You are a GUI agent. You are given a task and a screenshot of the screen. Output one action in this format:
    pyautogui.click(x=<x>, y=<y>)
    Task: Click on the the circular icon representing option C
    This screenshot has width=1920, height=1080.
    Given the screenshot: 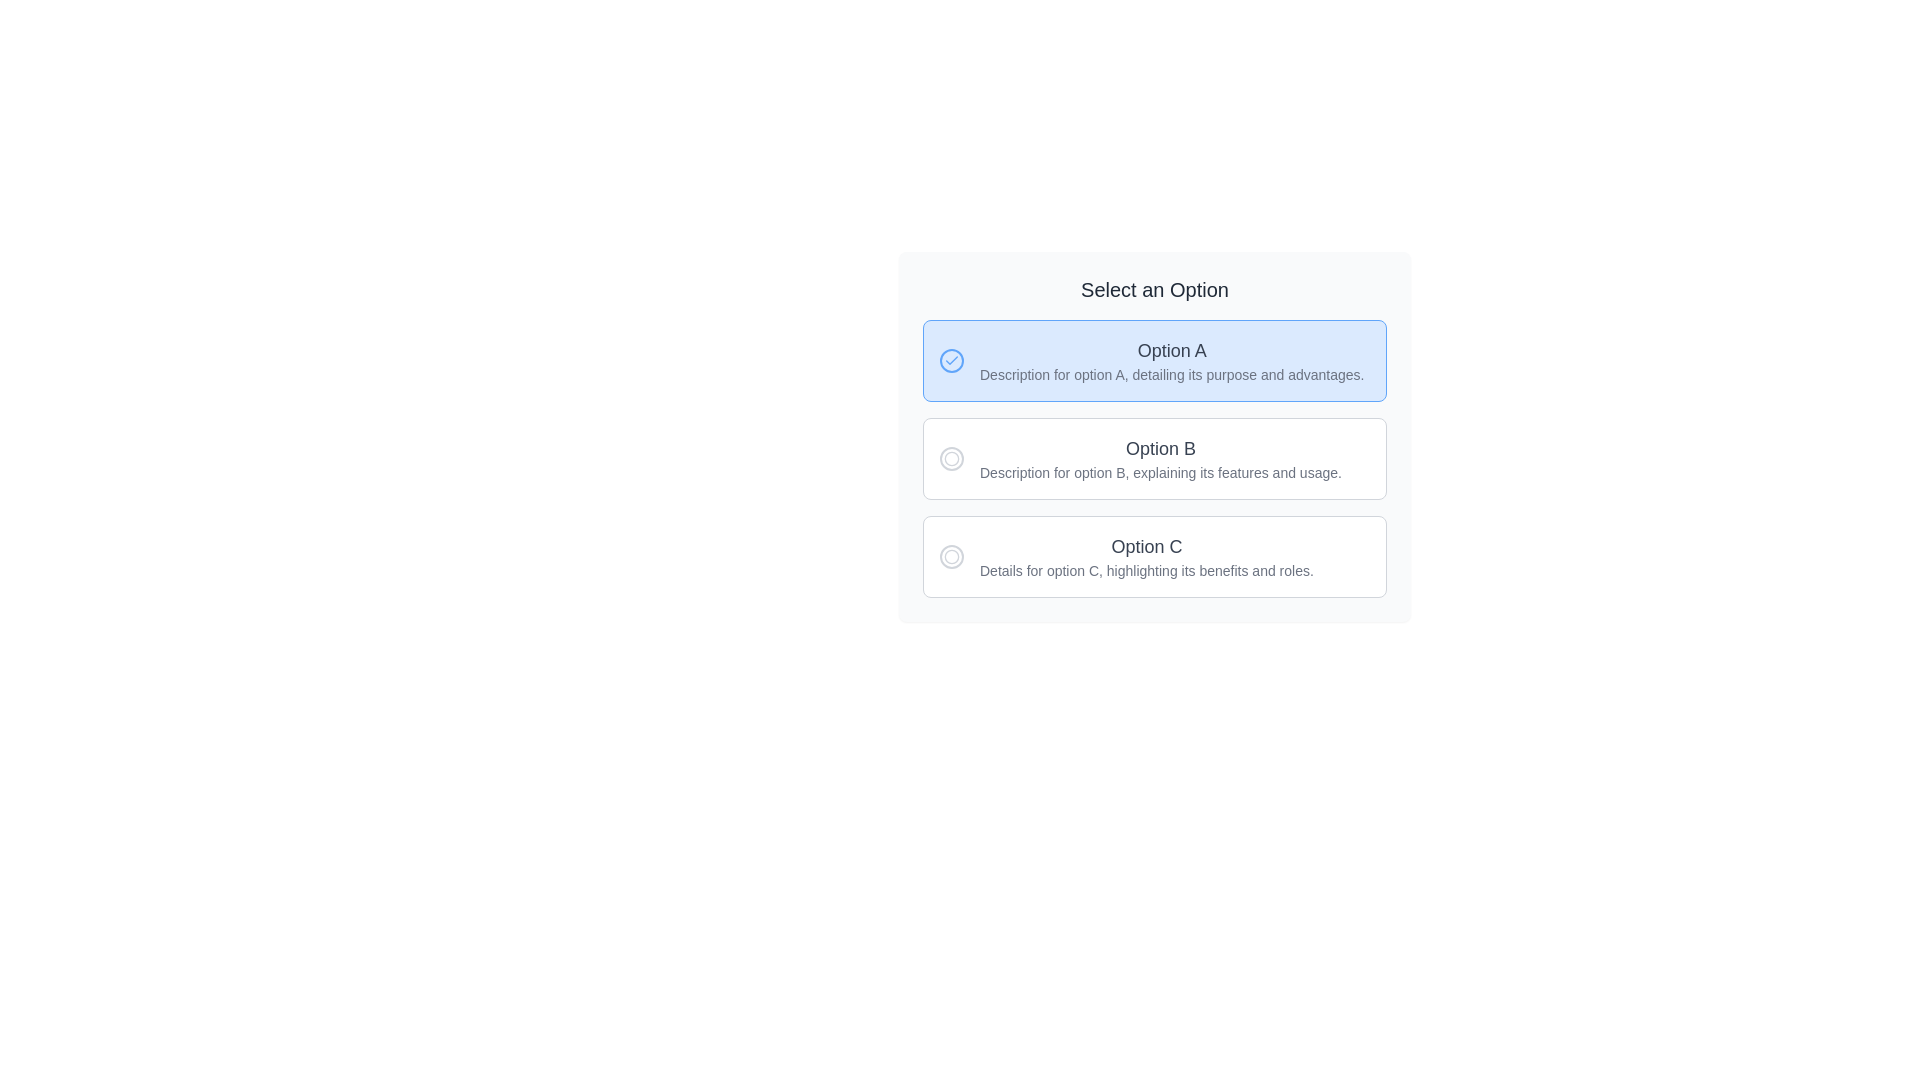 What is the action you would take?
    pyautogui.click(x=950, y=556)
    